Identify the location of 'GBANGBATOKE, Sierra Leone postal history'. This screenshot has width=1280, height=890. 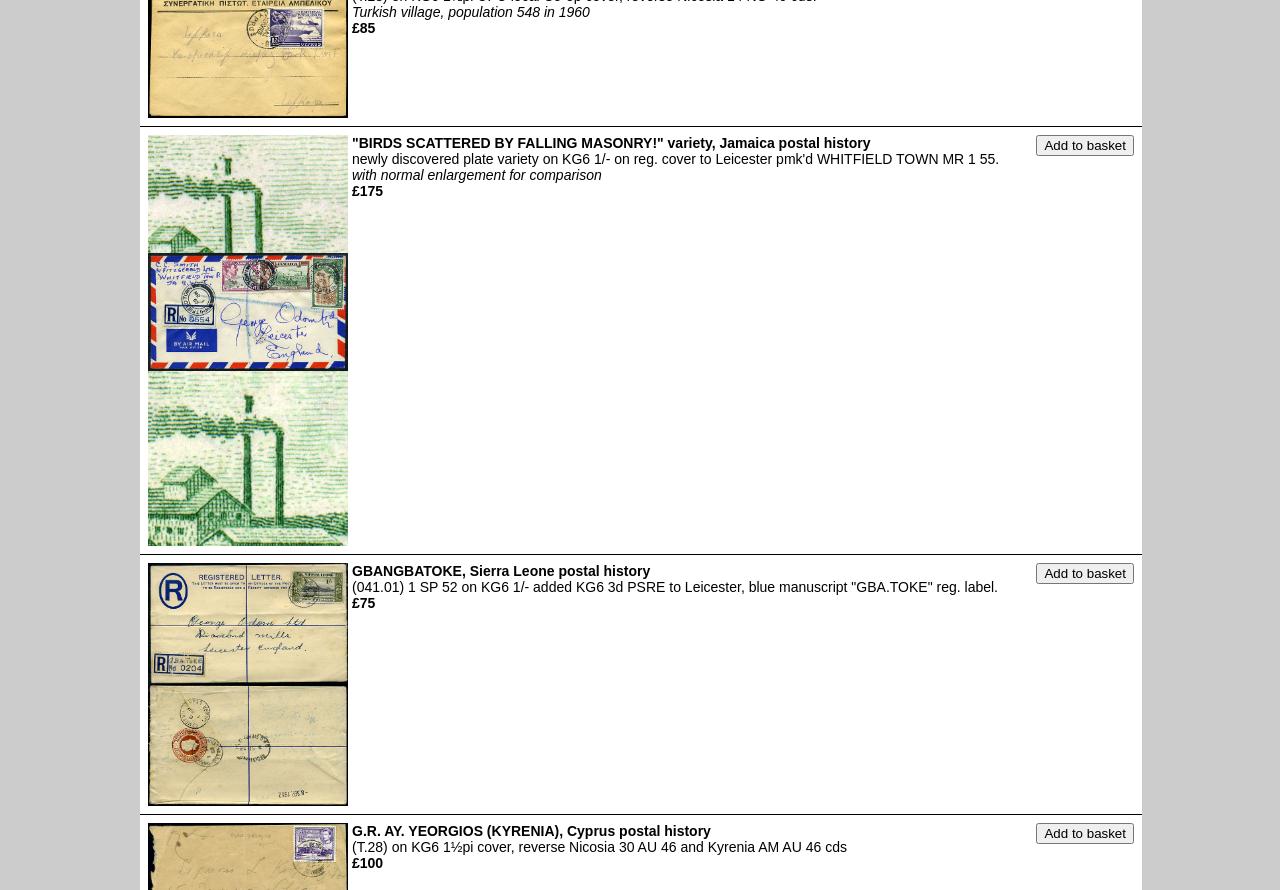
(352, 570).